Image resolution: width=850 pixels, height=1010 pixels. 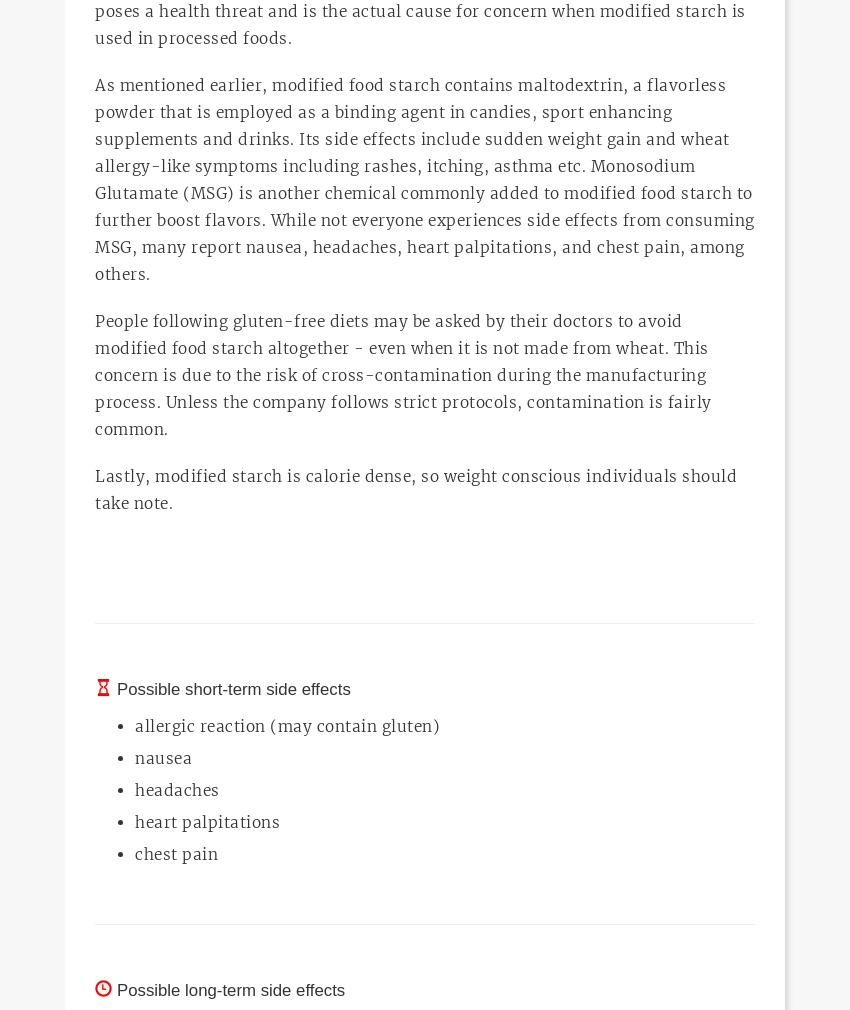 I want to click on 'chest pain', so click(x=134, y=853).